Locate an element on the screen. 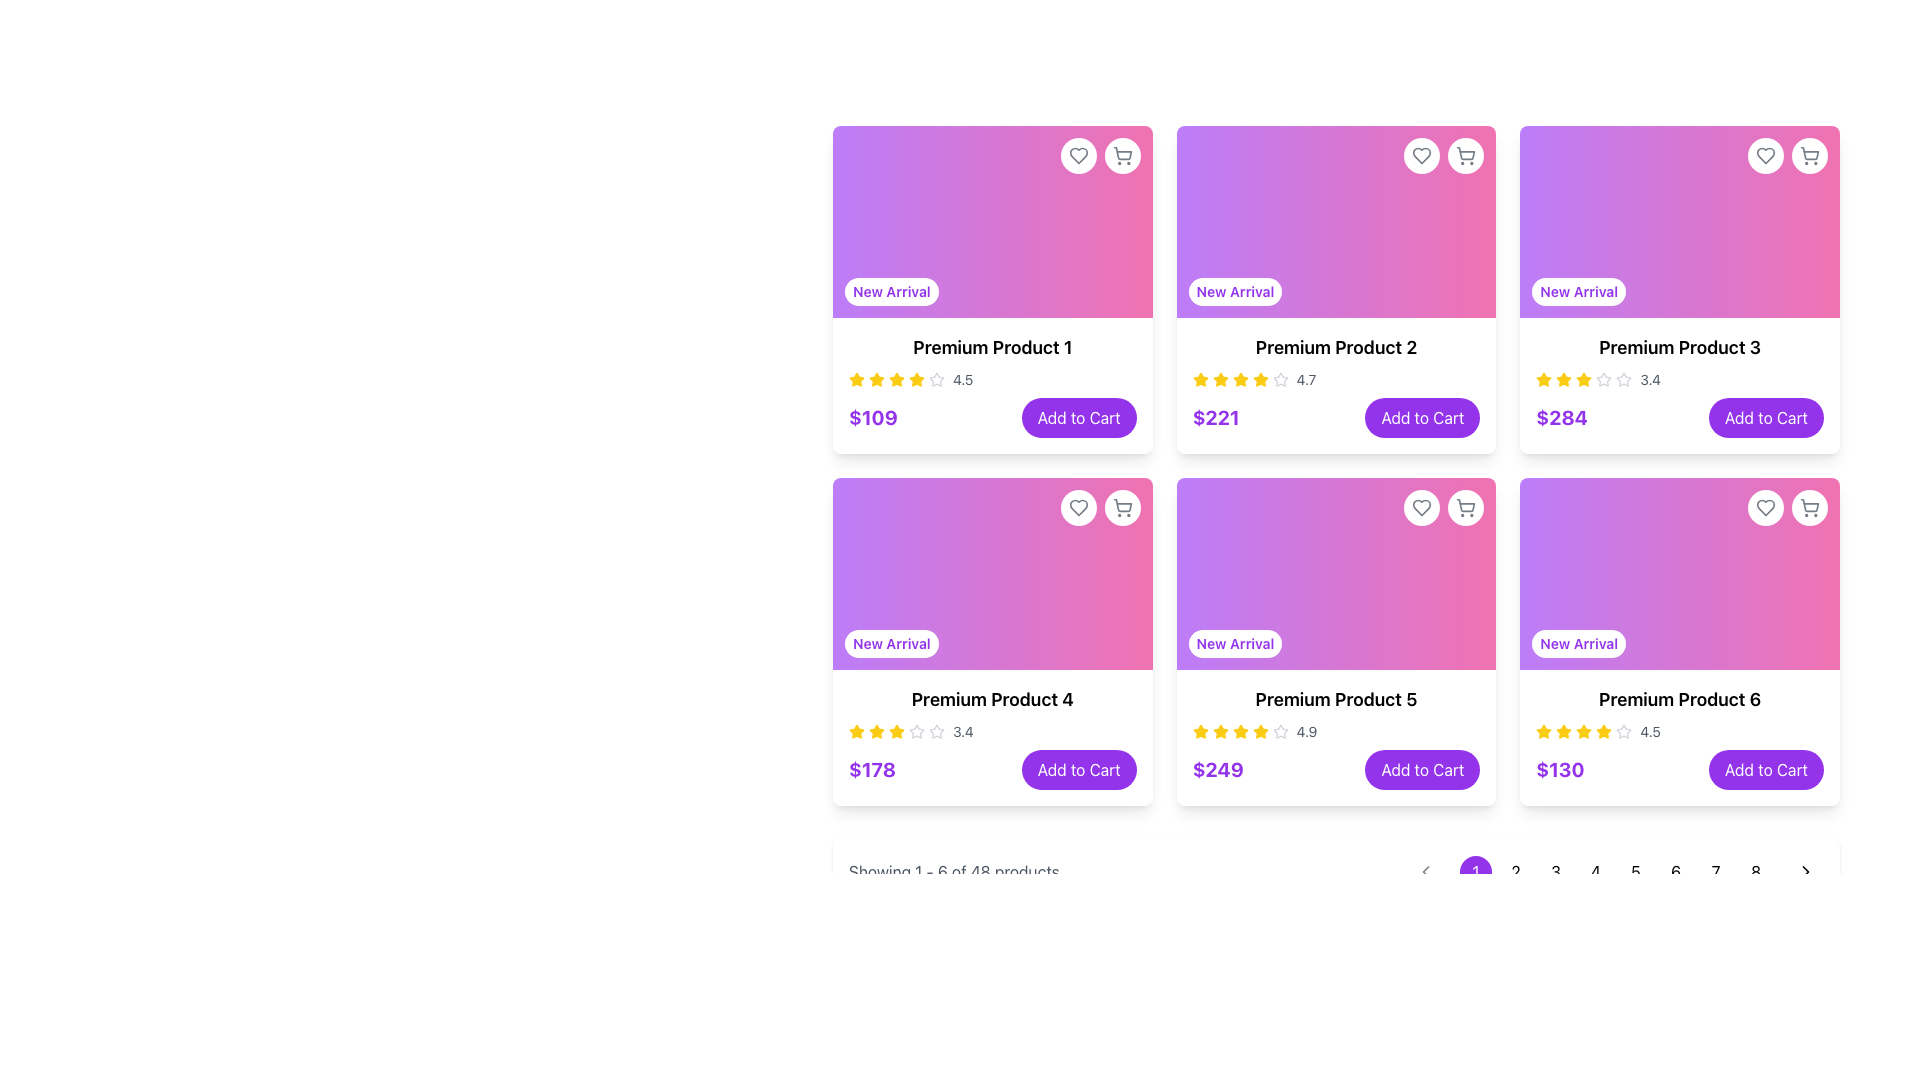  the heart-shaped icon button in the top-right corner of the 'Premium Product 2' card is located at coordinates (1421, 154).